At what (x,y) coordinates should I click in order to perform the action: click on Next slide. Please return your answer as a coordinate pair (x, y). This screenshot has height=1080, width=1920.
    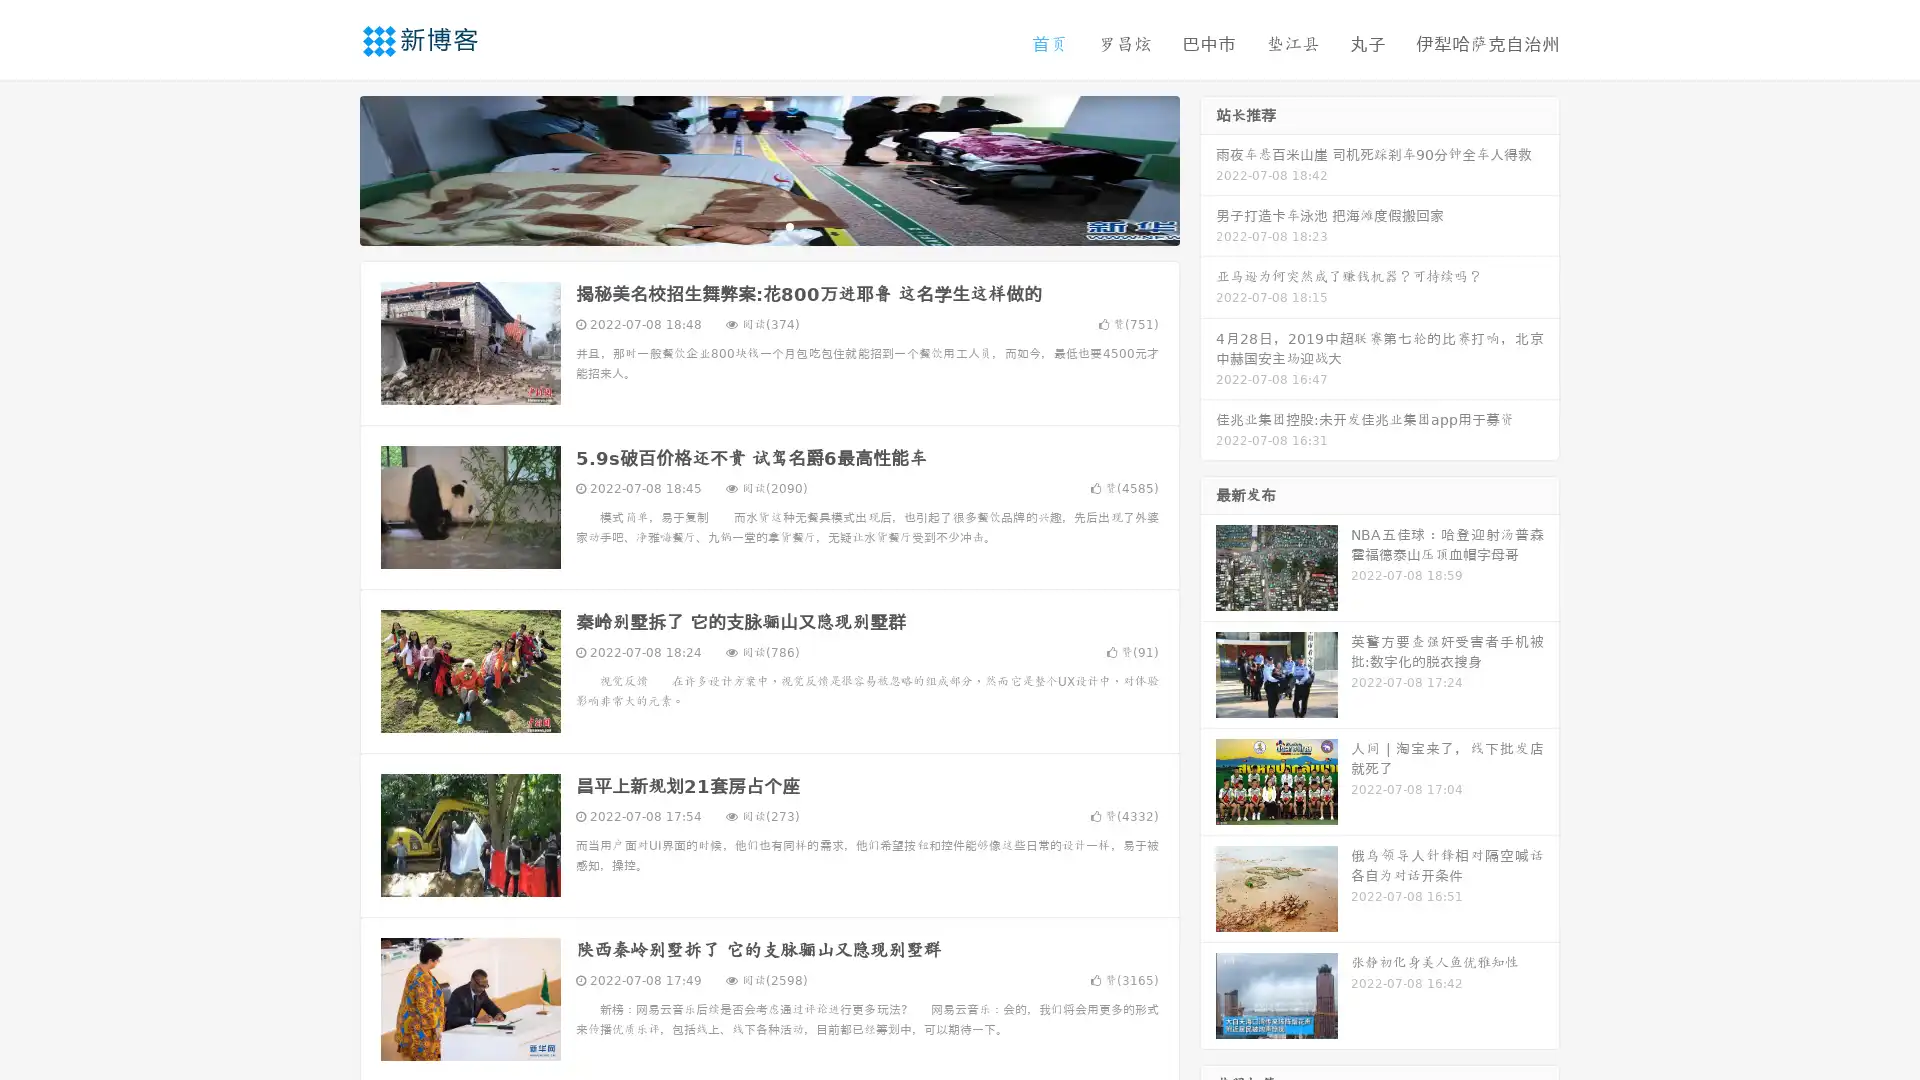
    Looking at the image, I should click on (1208, 168).